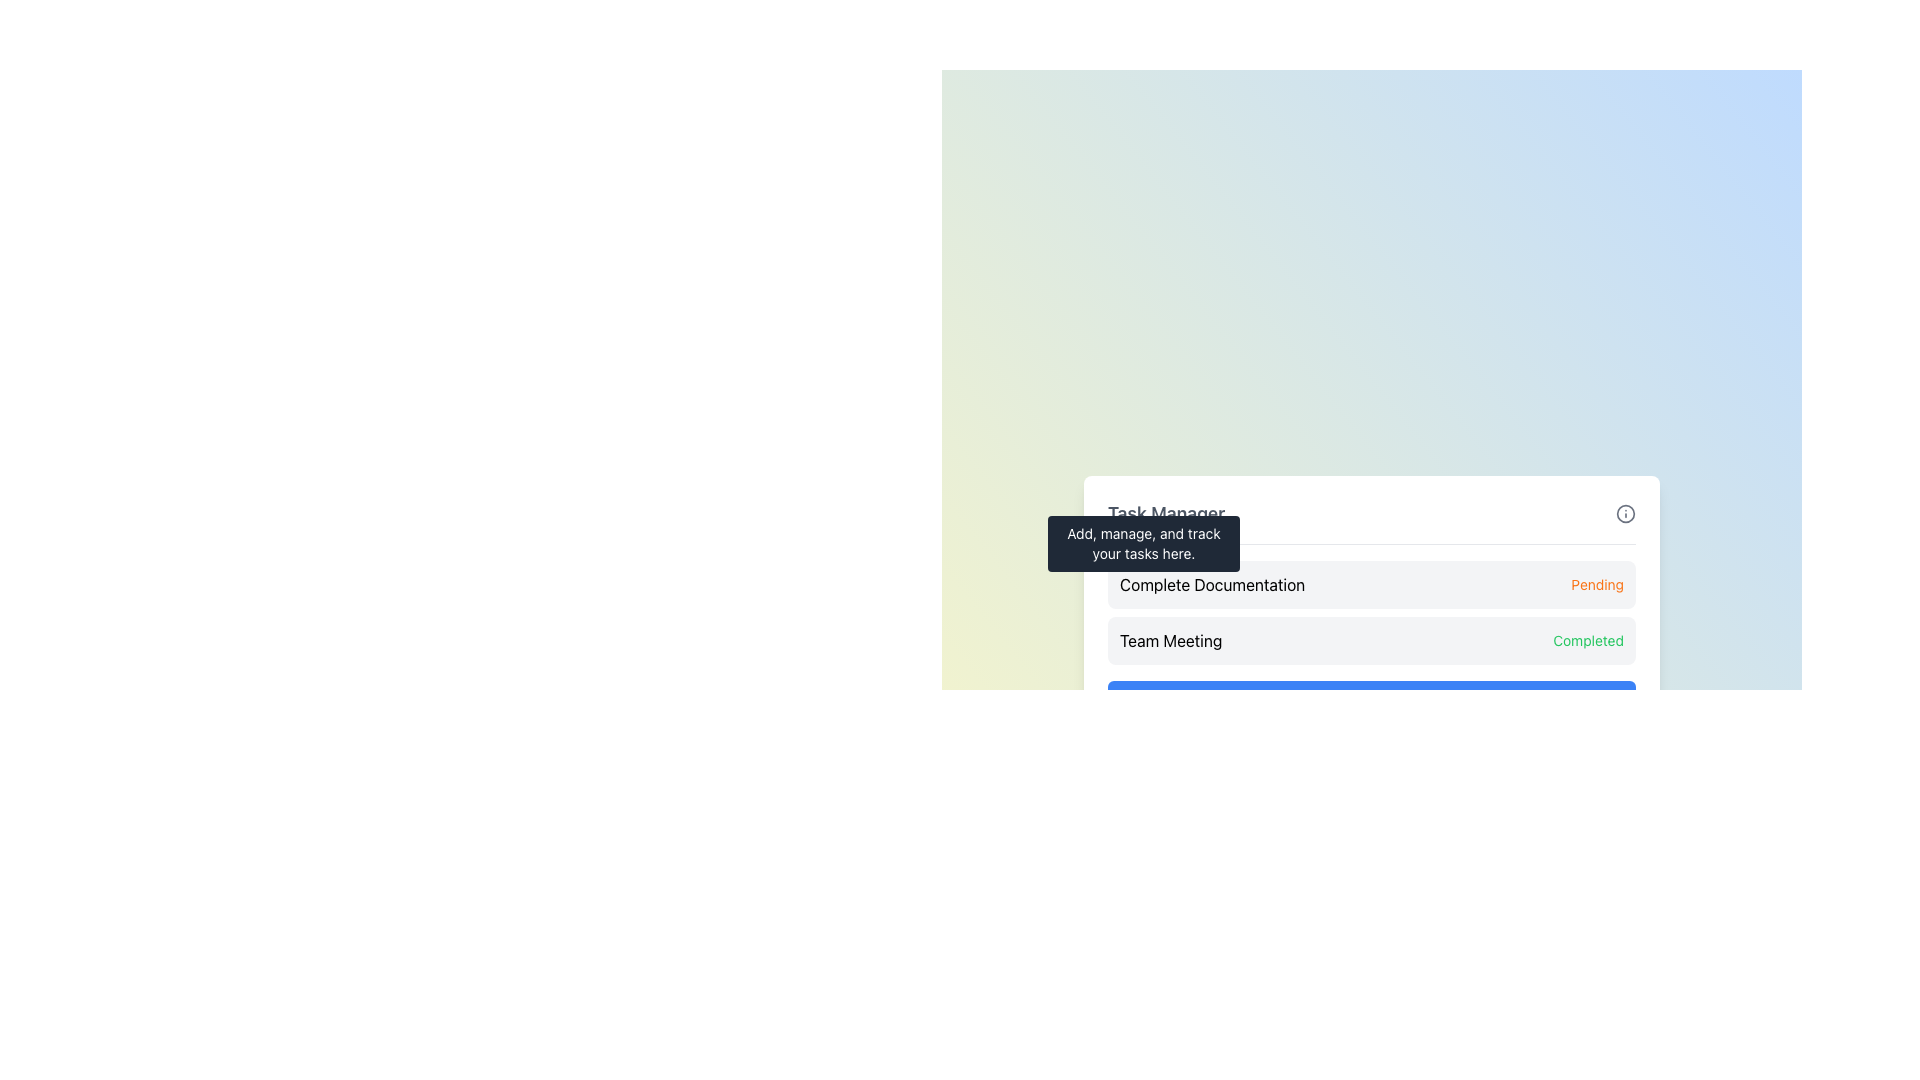 Image resolution: width=1920 pixels, height=1080 pixels. I want to click on the decorative icon inside the 'Add Task' button, which serves as a visual indicator for adding new tasks or items, so click(1334, 699).